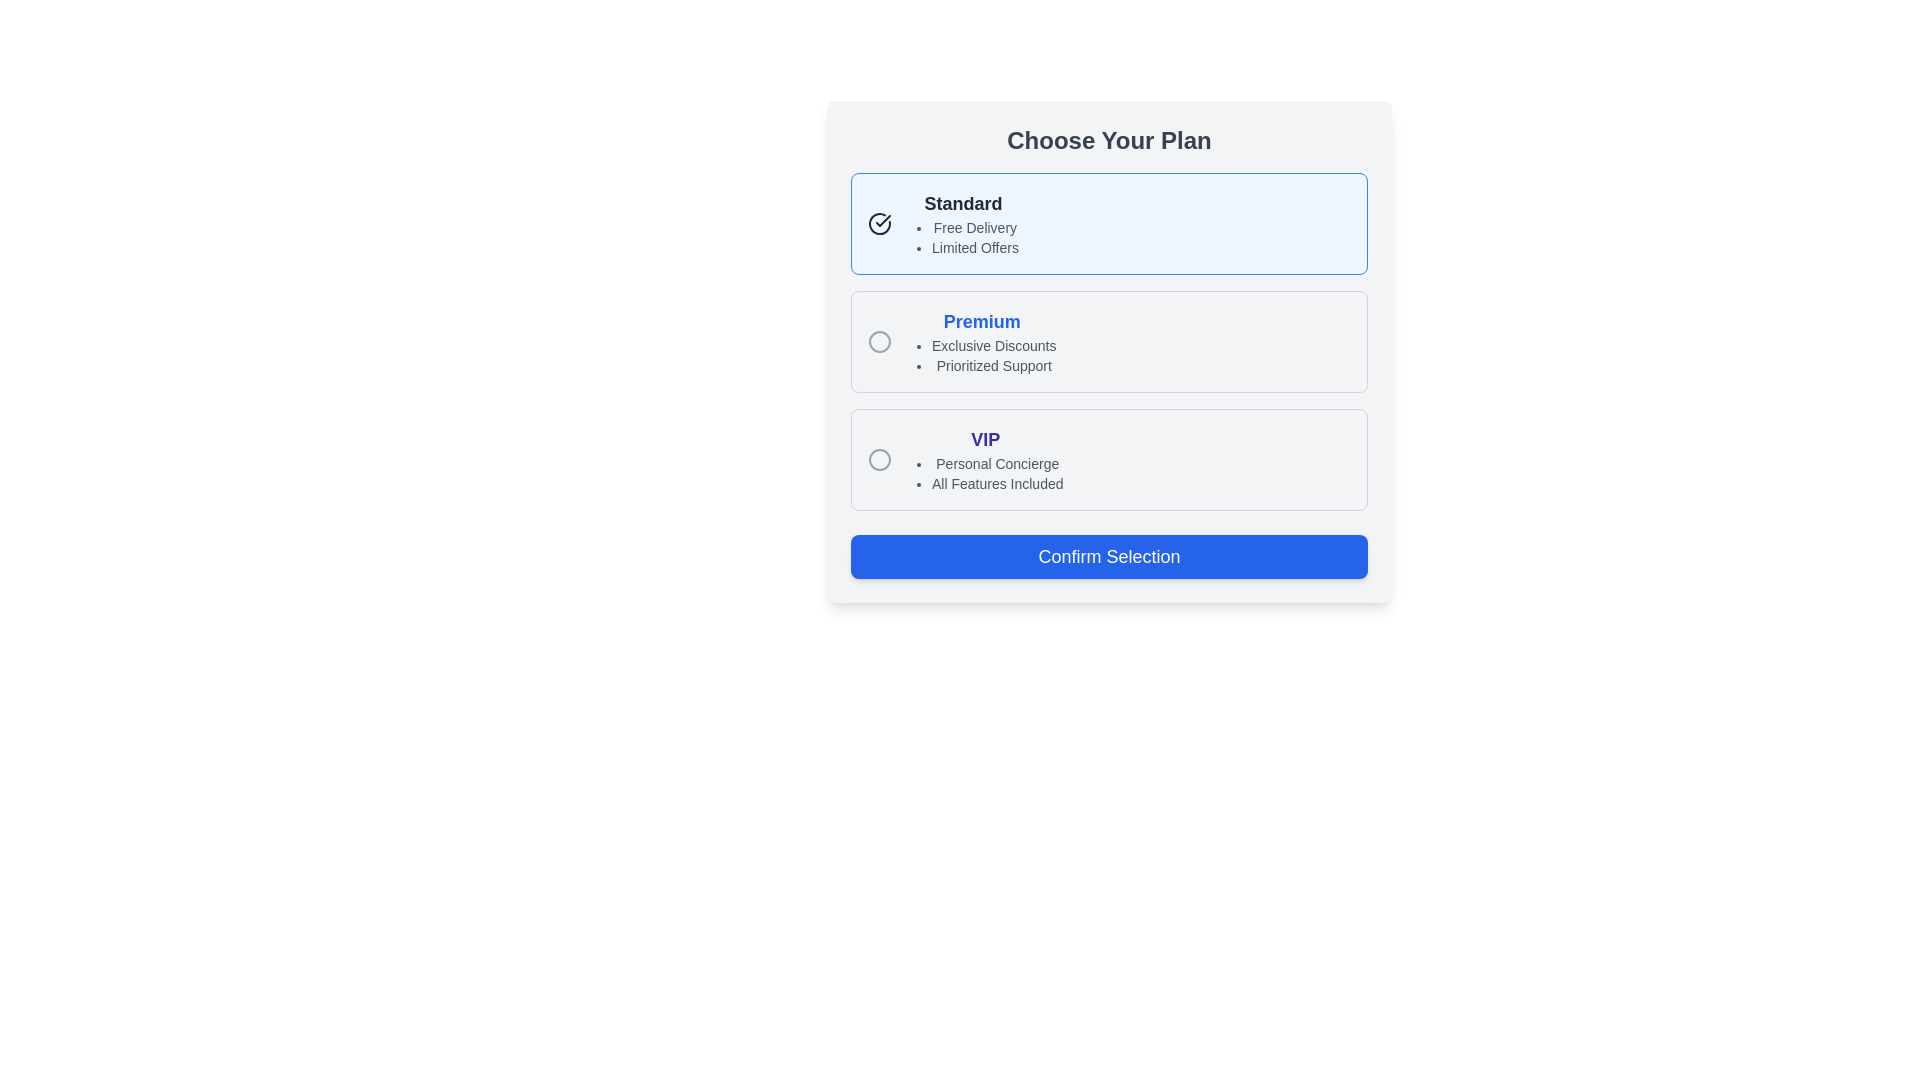 This screenshot has width=1920, height=1080. Describe the element at coordinates (882, 220) in the screenshot. I see `the checkmark SVG icon located to the left of the 'Standard' text label in the 'Choose Your Plan' section` at that location.